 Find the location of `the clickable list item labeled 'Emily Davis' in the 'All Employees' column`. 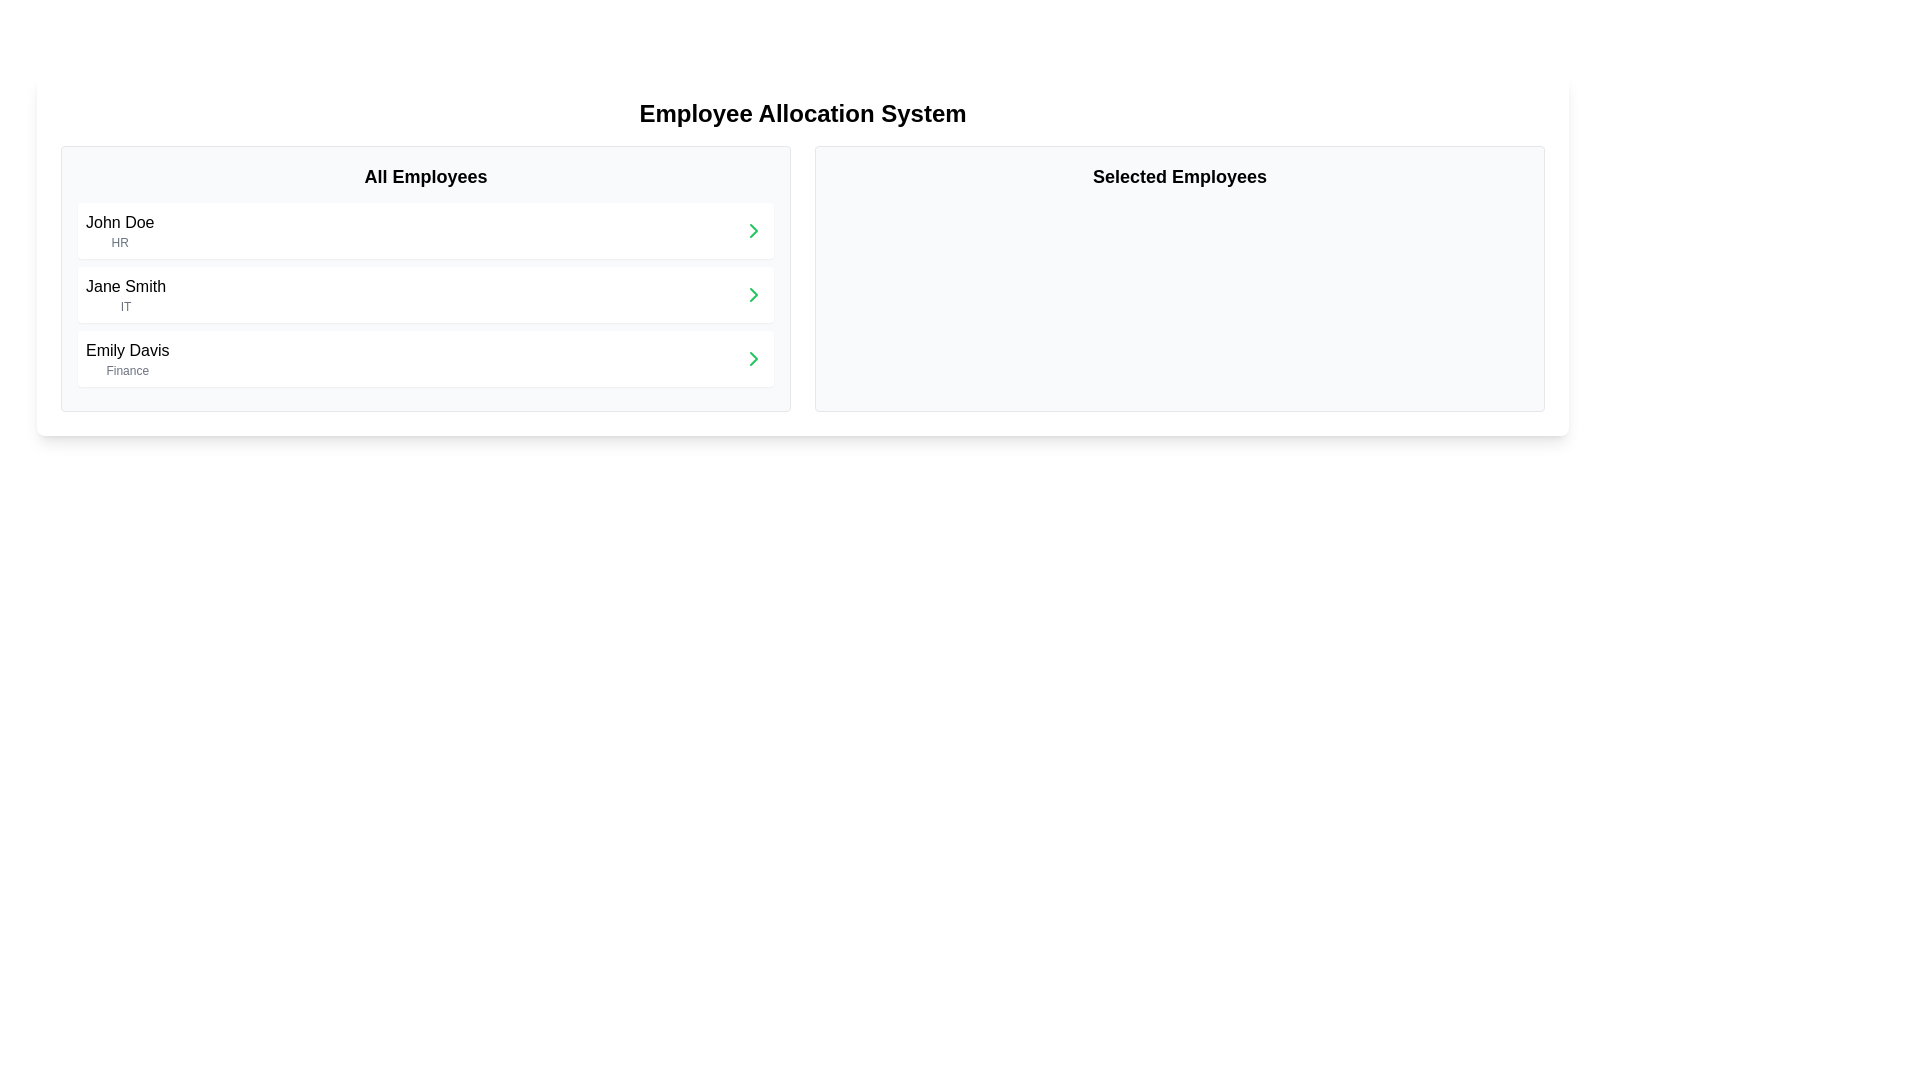

the clickable list item labeled 'Emily Davis' in the 'All Employees' column is located at coordinates (425, 357).